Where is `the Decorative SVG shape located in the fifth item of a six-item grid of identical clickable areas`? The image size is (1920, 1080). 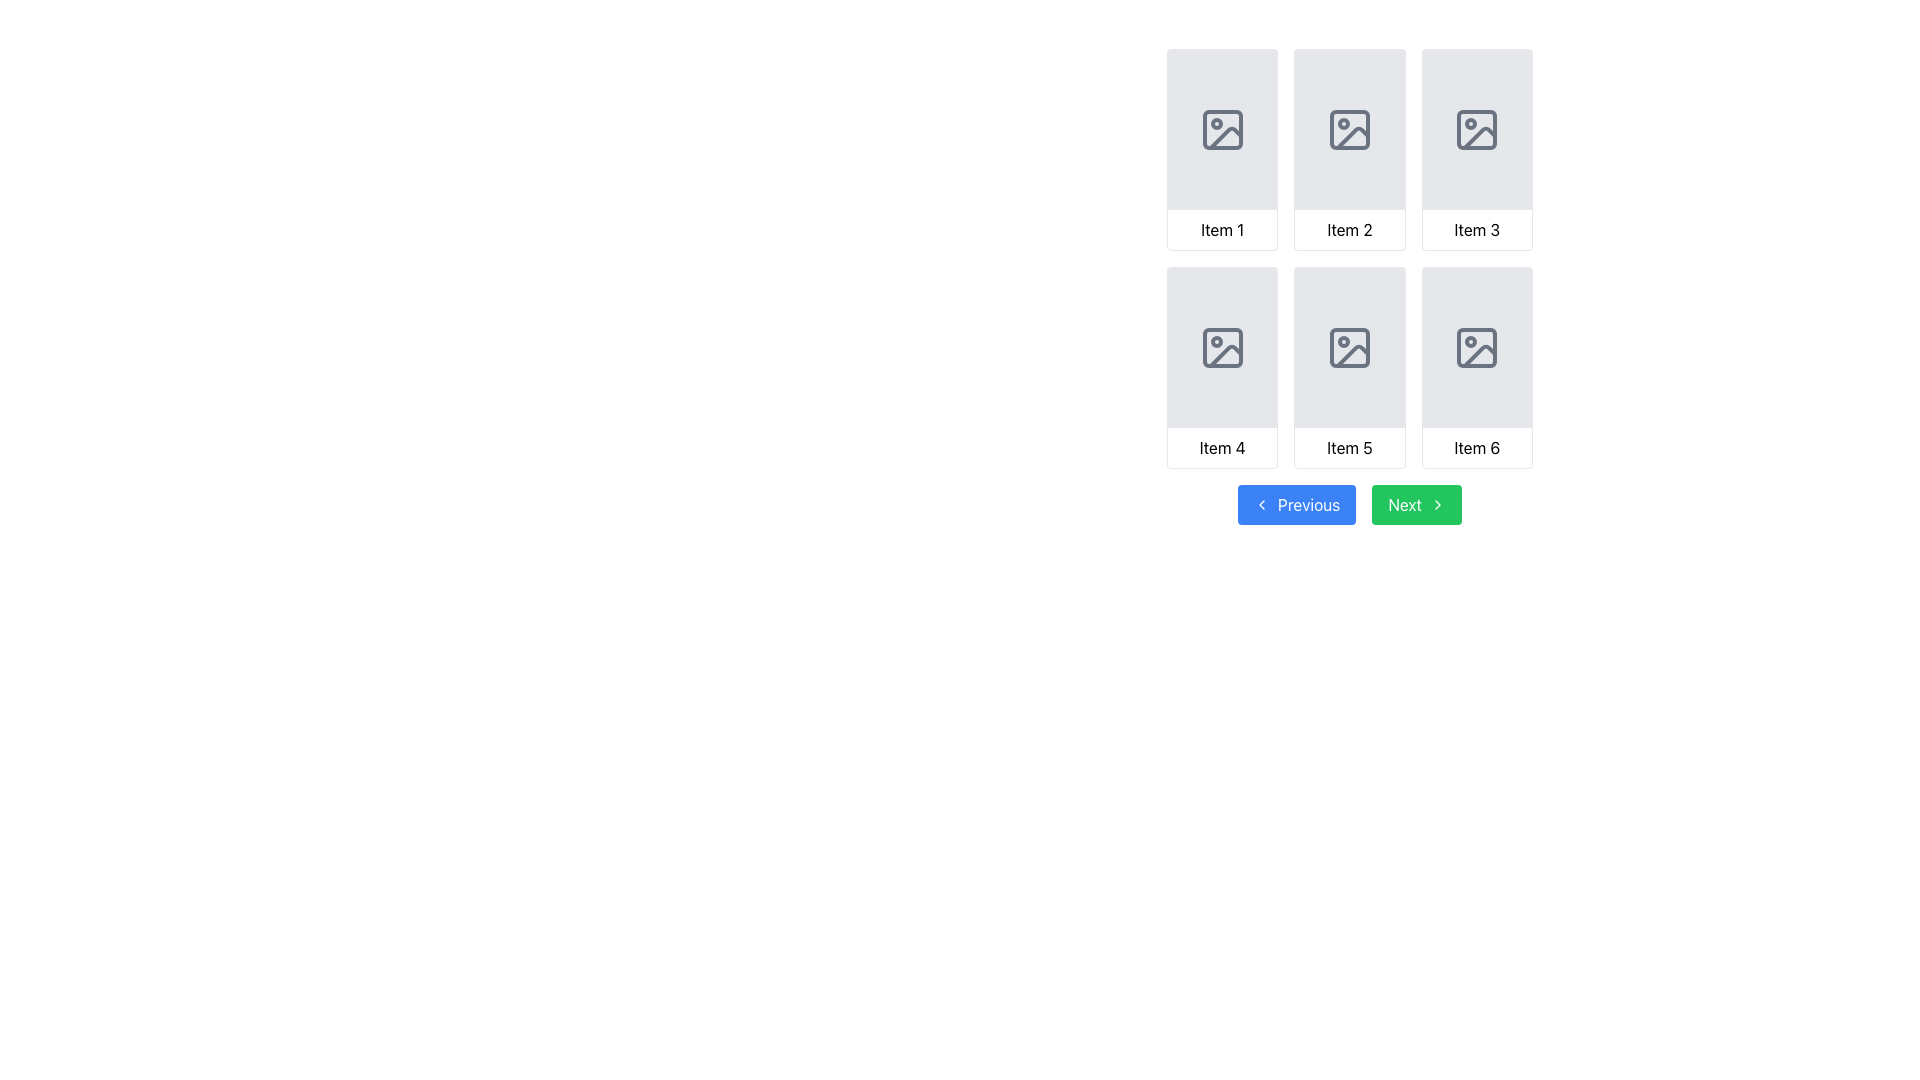
the Decorative SVG shape located in the fifth item of a six-item grid of identical clickable areas is located at coordinates (1349, 346).